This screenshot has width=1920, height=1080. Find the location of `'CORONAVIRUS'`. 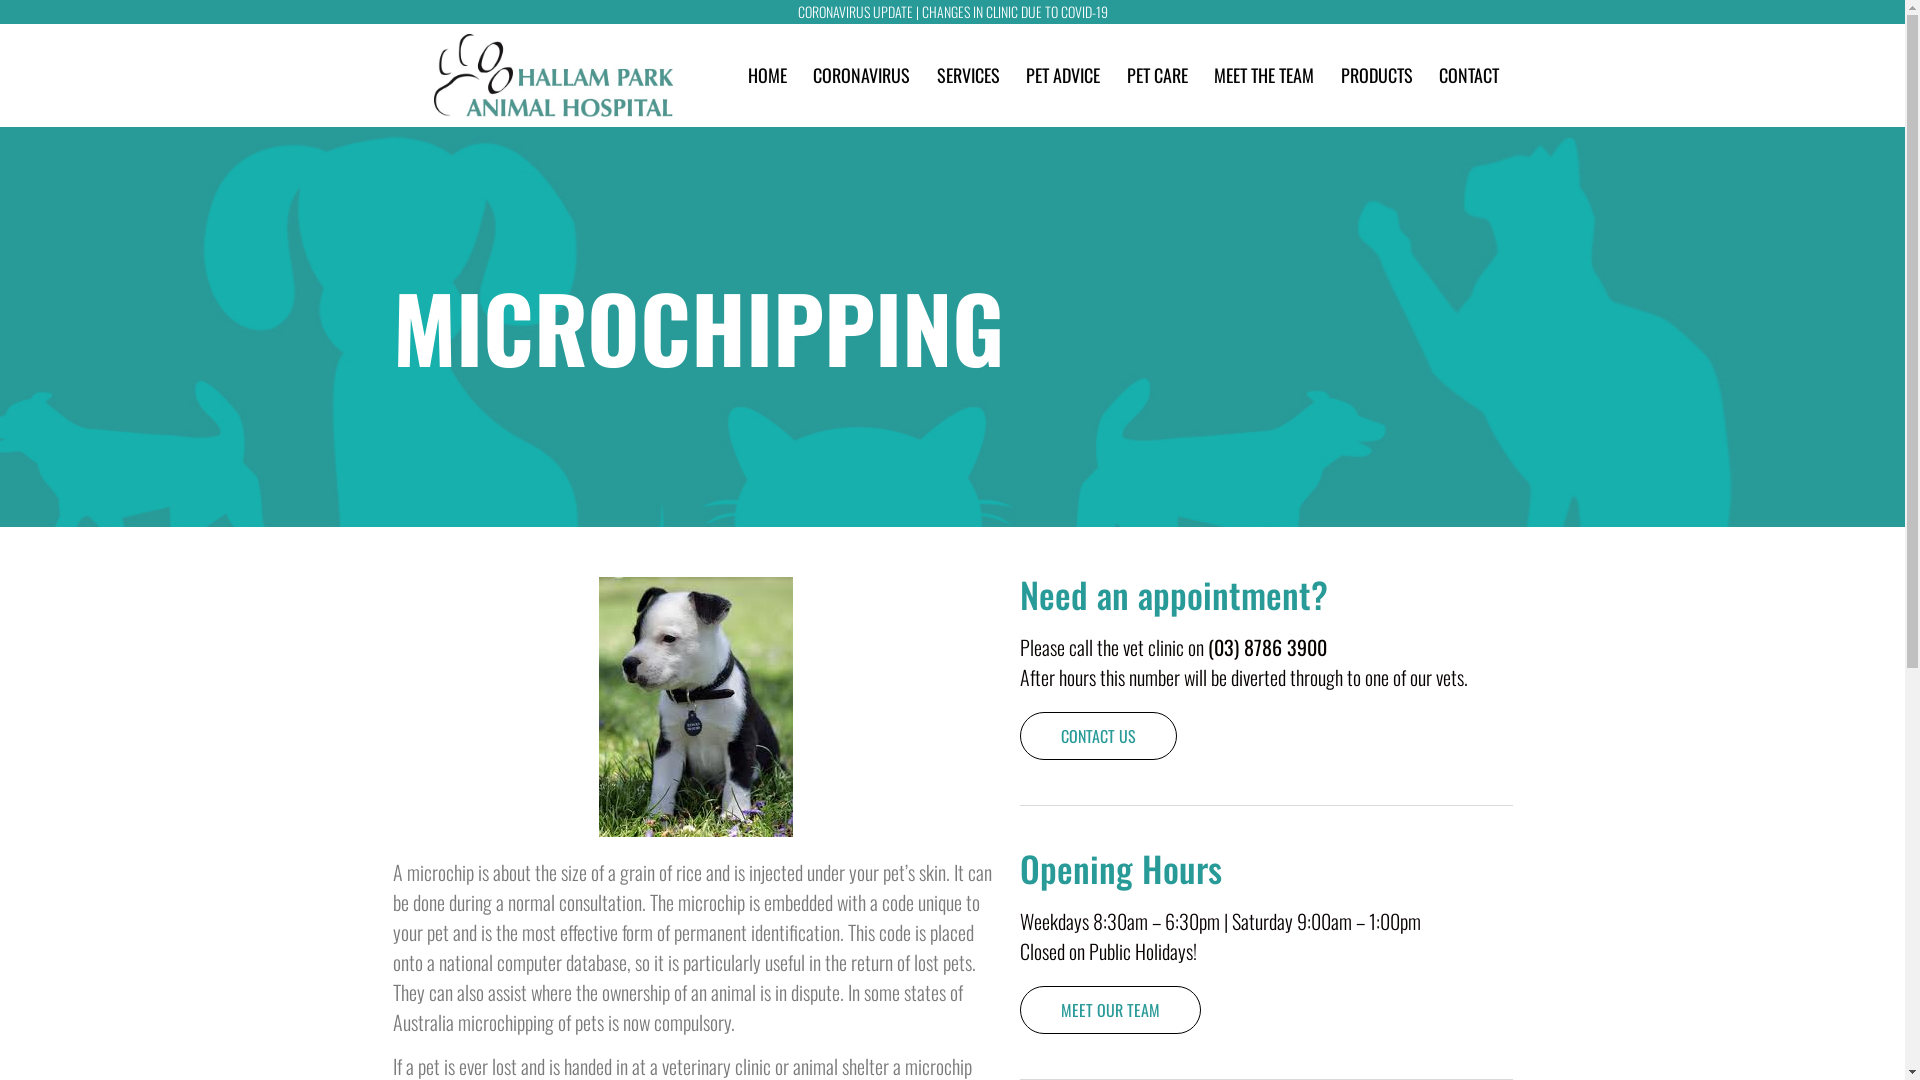

'CORONAVIRUS' is located at coordinates (861, 73).